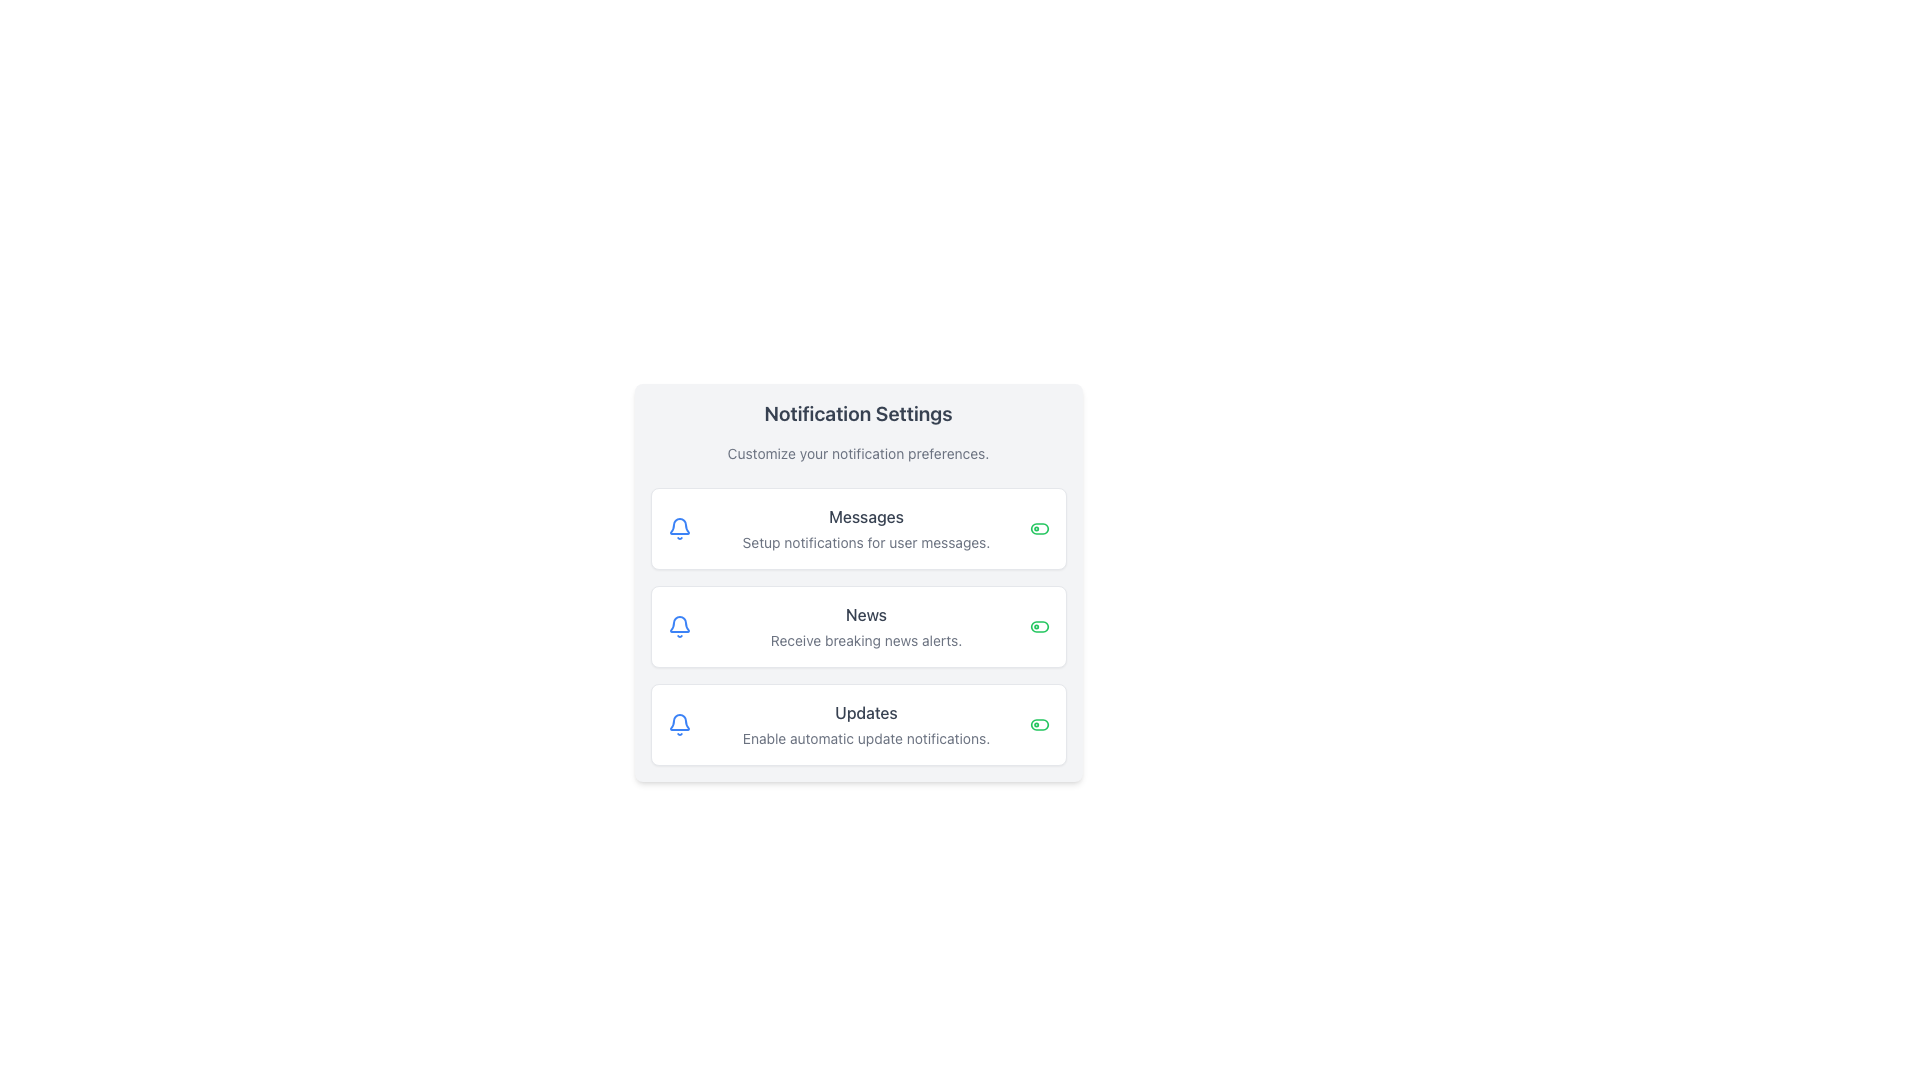 This screenshot has width=1920, height=1080. I want to click on the Text label that serves as a heading for the notification category related to news alerts, located in the middle section of the vertical layout, so click(866, 613).